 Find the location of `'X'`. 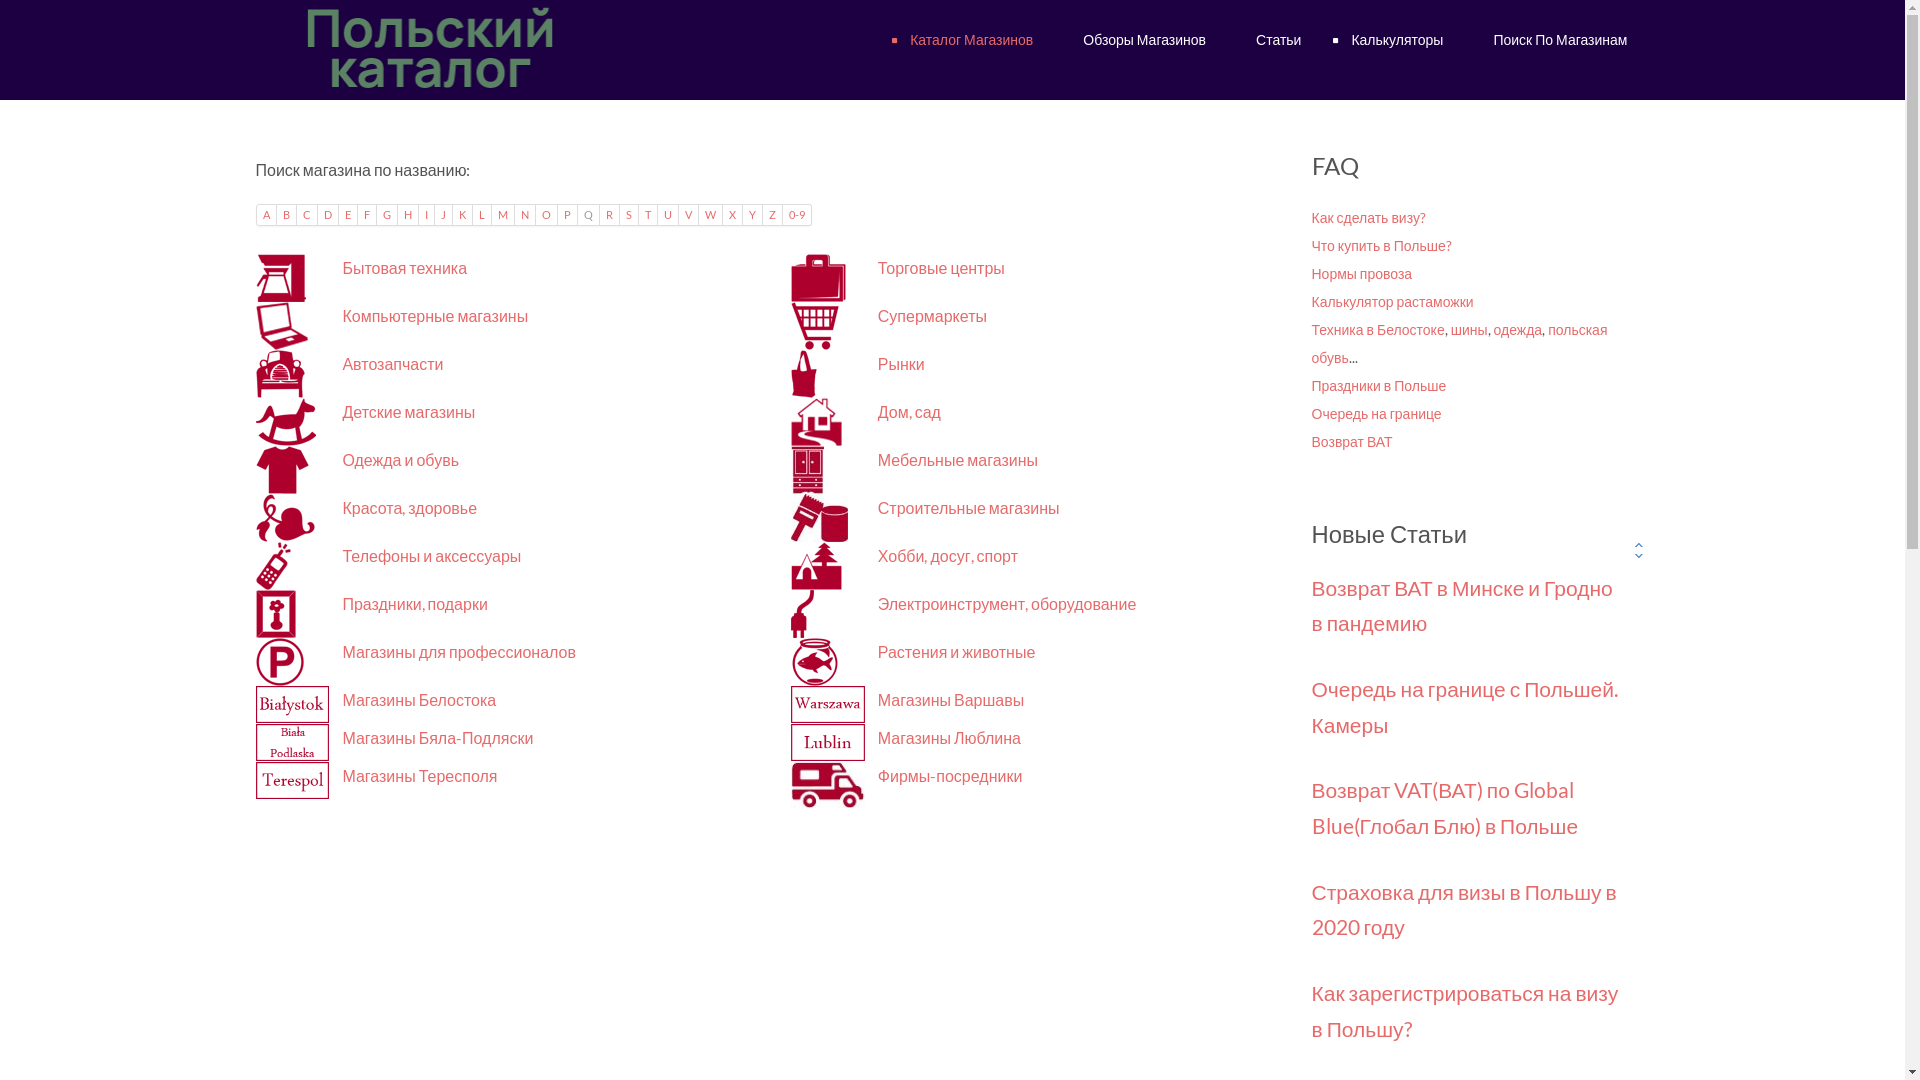

'X' is located at coordinates (730, 215).